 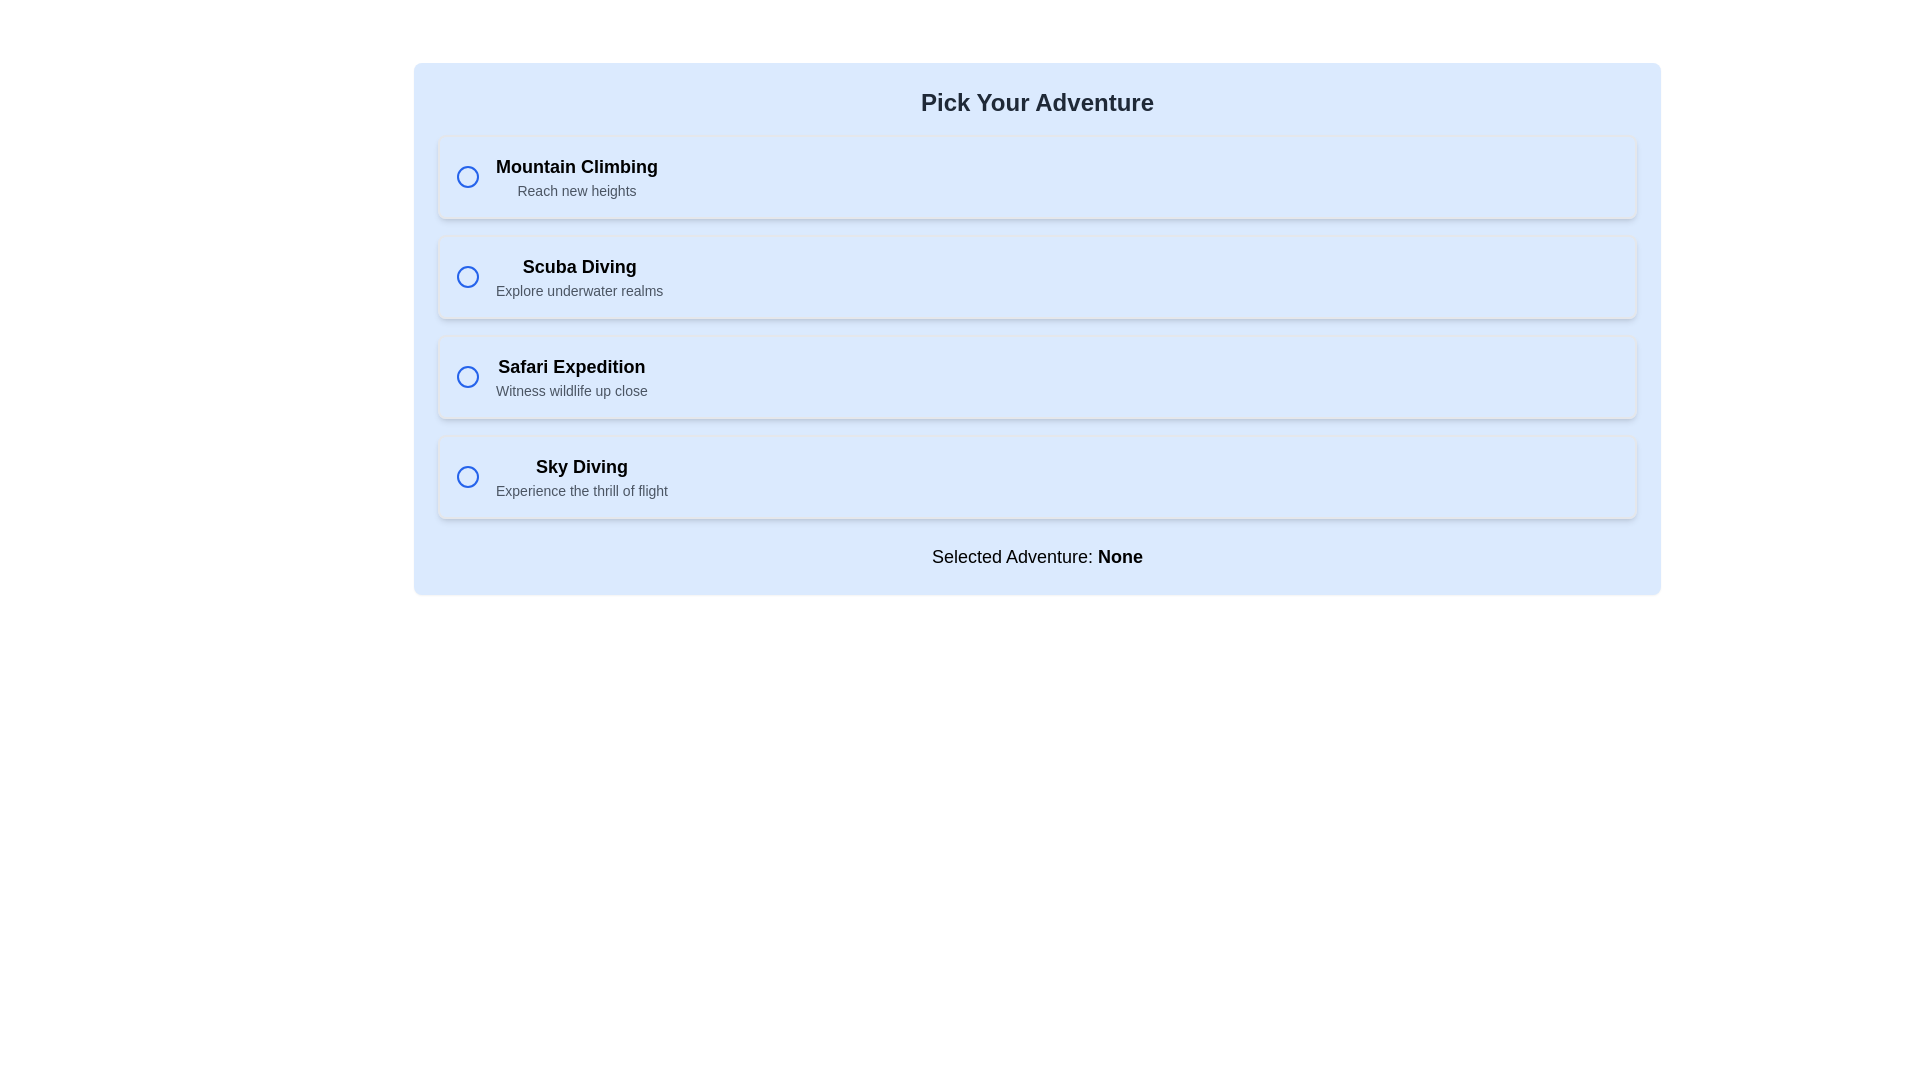 What do you see at coordinates (466, 176) in the screenshot?
I see `the first circular icon that serves as a selection marker for the 'Mountain Climbing' option` at bounding box center [466, 176].